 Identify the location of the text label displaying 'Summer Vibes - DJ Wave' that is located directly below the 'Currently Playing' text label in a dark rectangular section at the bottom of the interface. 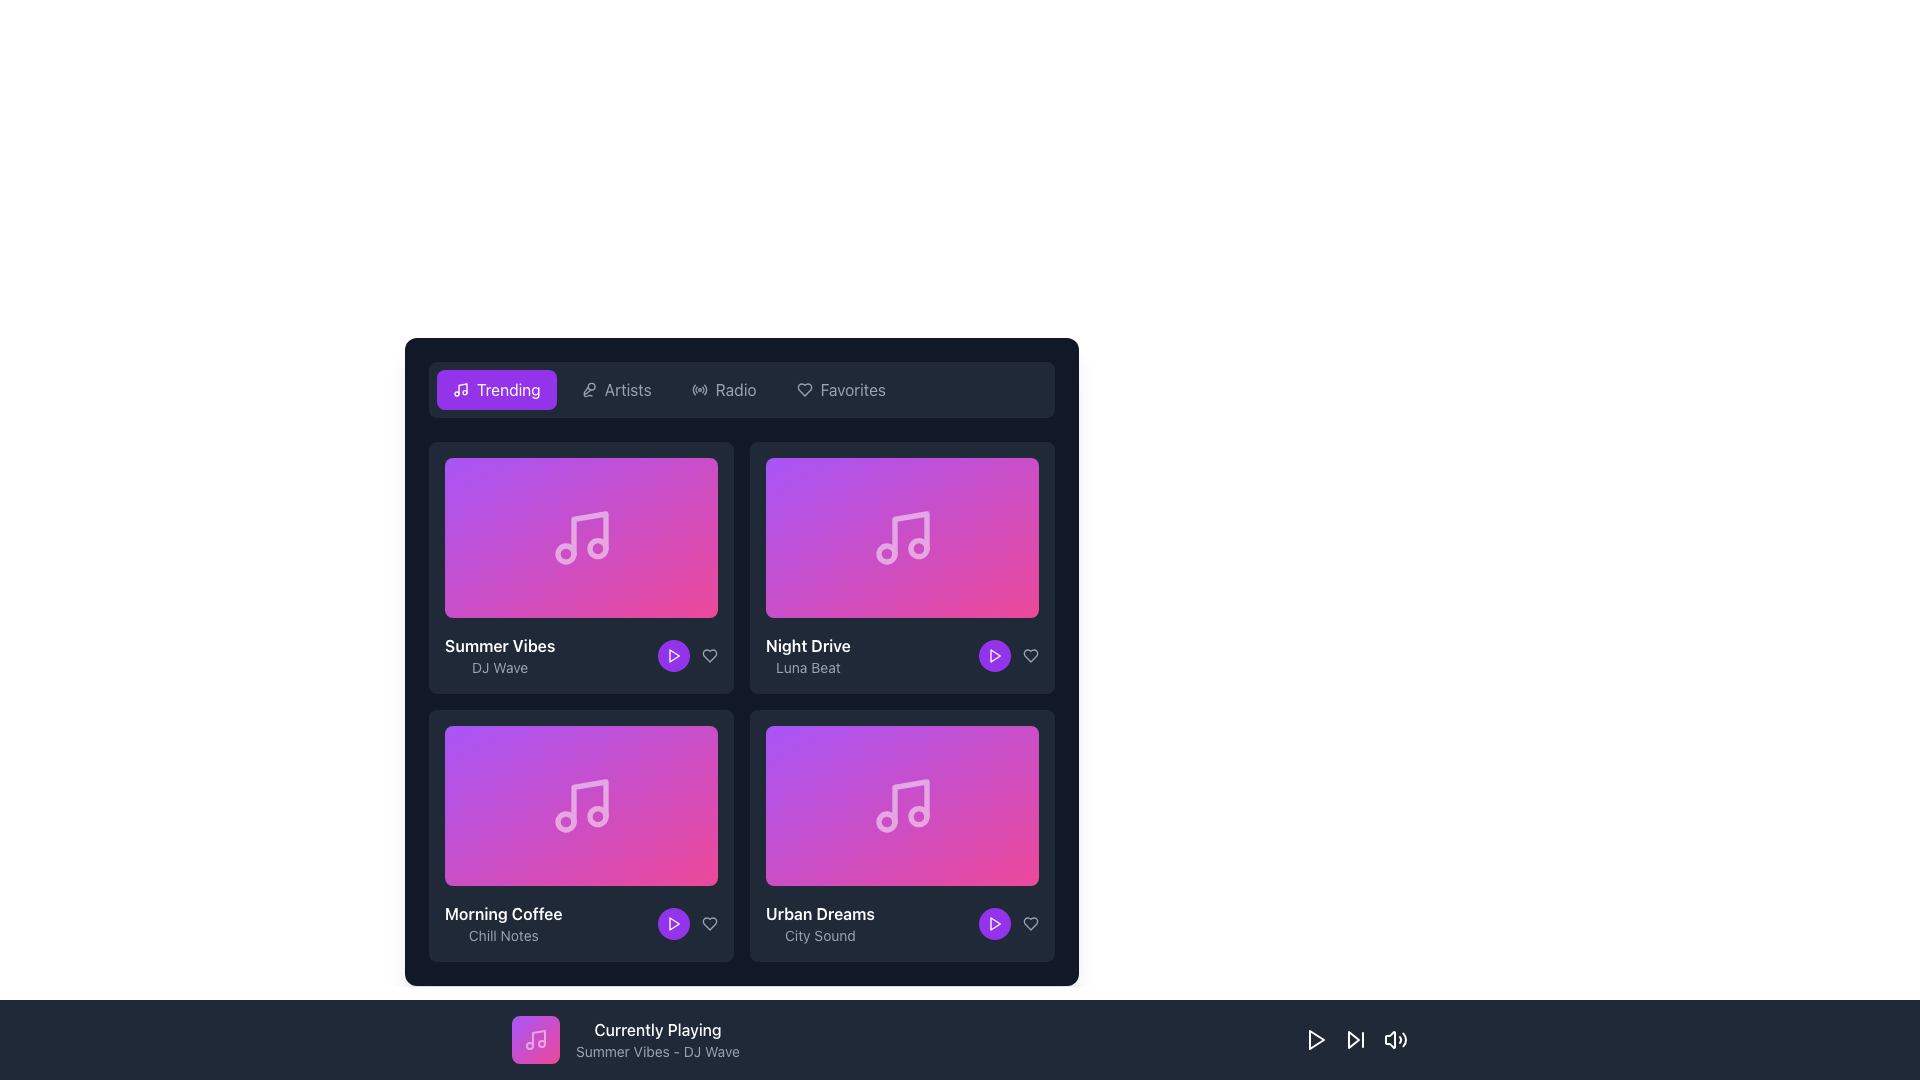
(657, 1051).